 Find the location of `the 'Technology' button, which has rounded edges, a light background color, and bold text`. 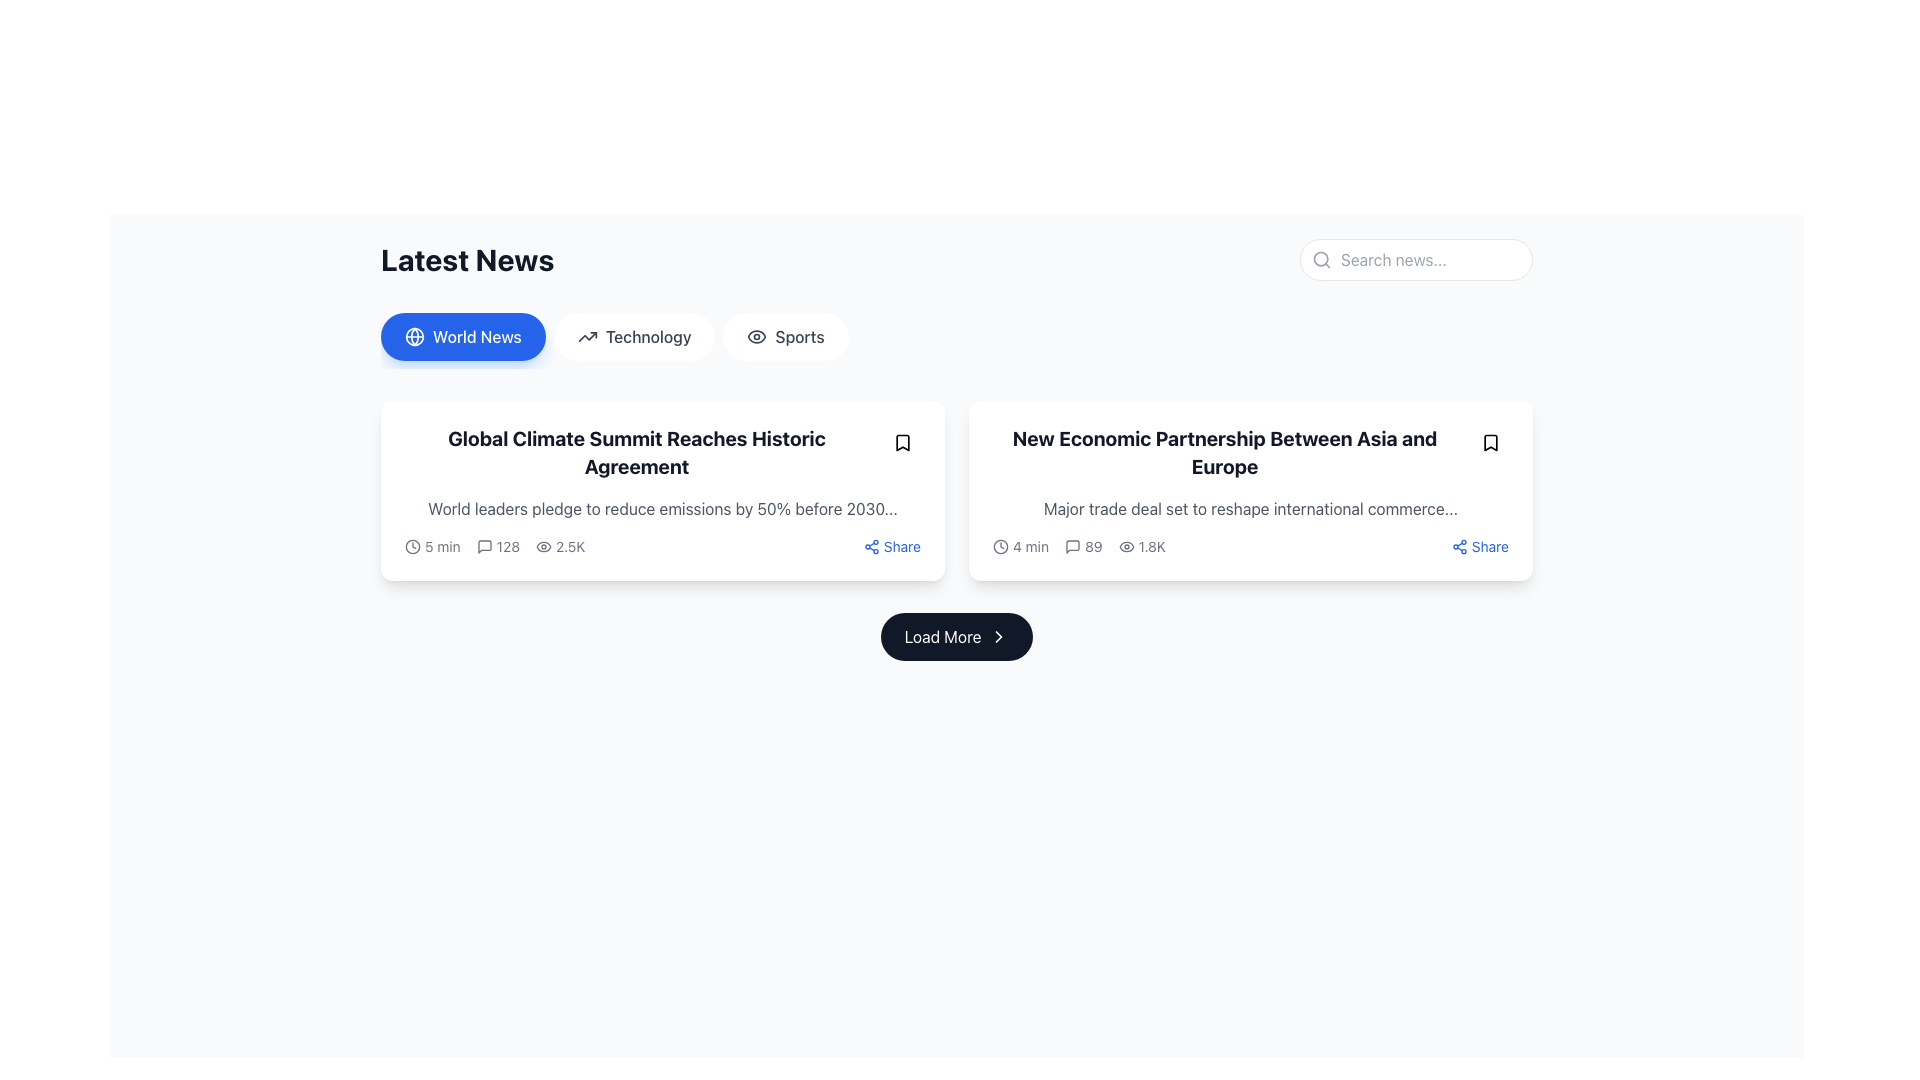

the 'Technology' button, which has rounded edges, a light background color, and bold text is located at coordinates (633, 335).